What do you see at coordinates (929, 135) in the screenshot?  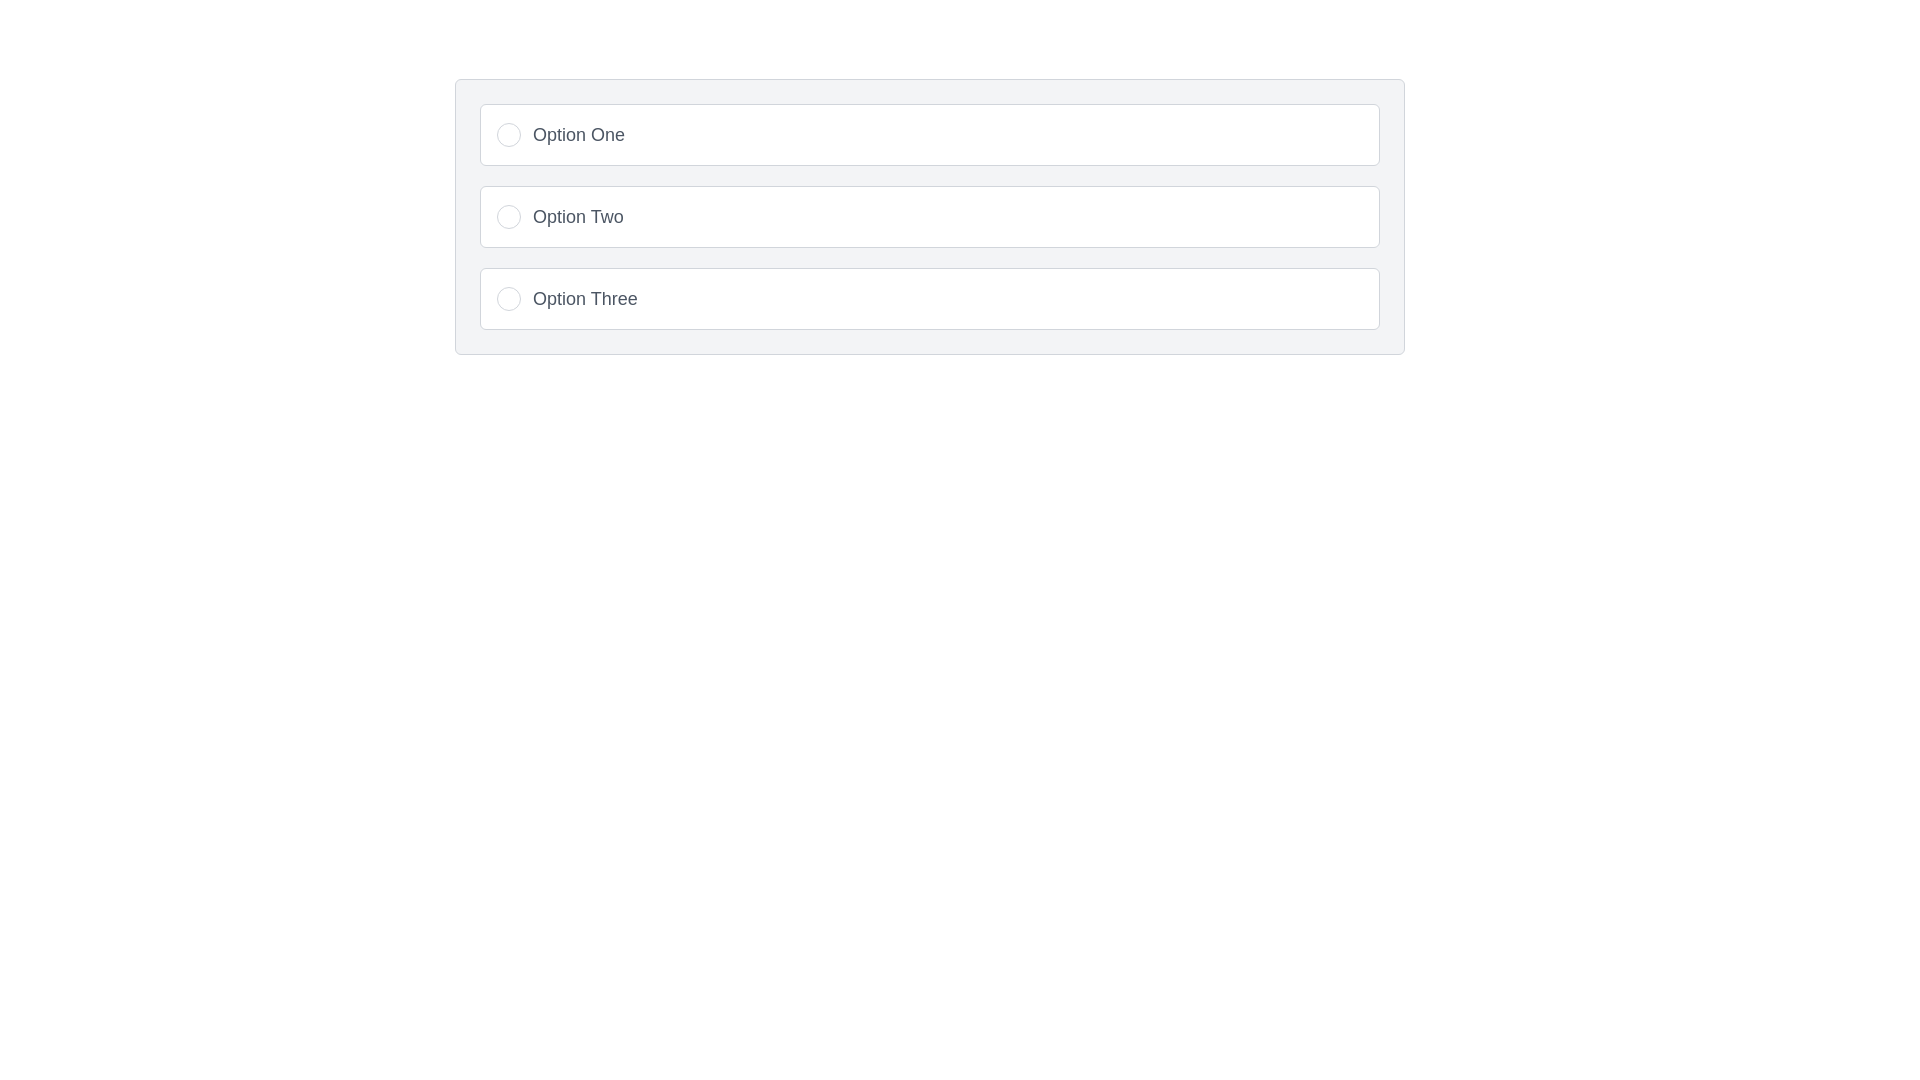 I see `the 'Option One' radio button, which is the first option in a vertical list of three` at bounding box center [929, 135].